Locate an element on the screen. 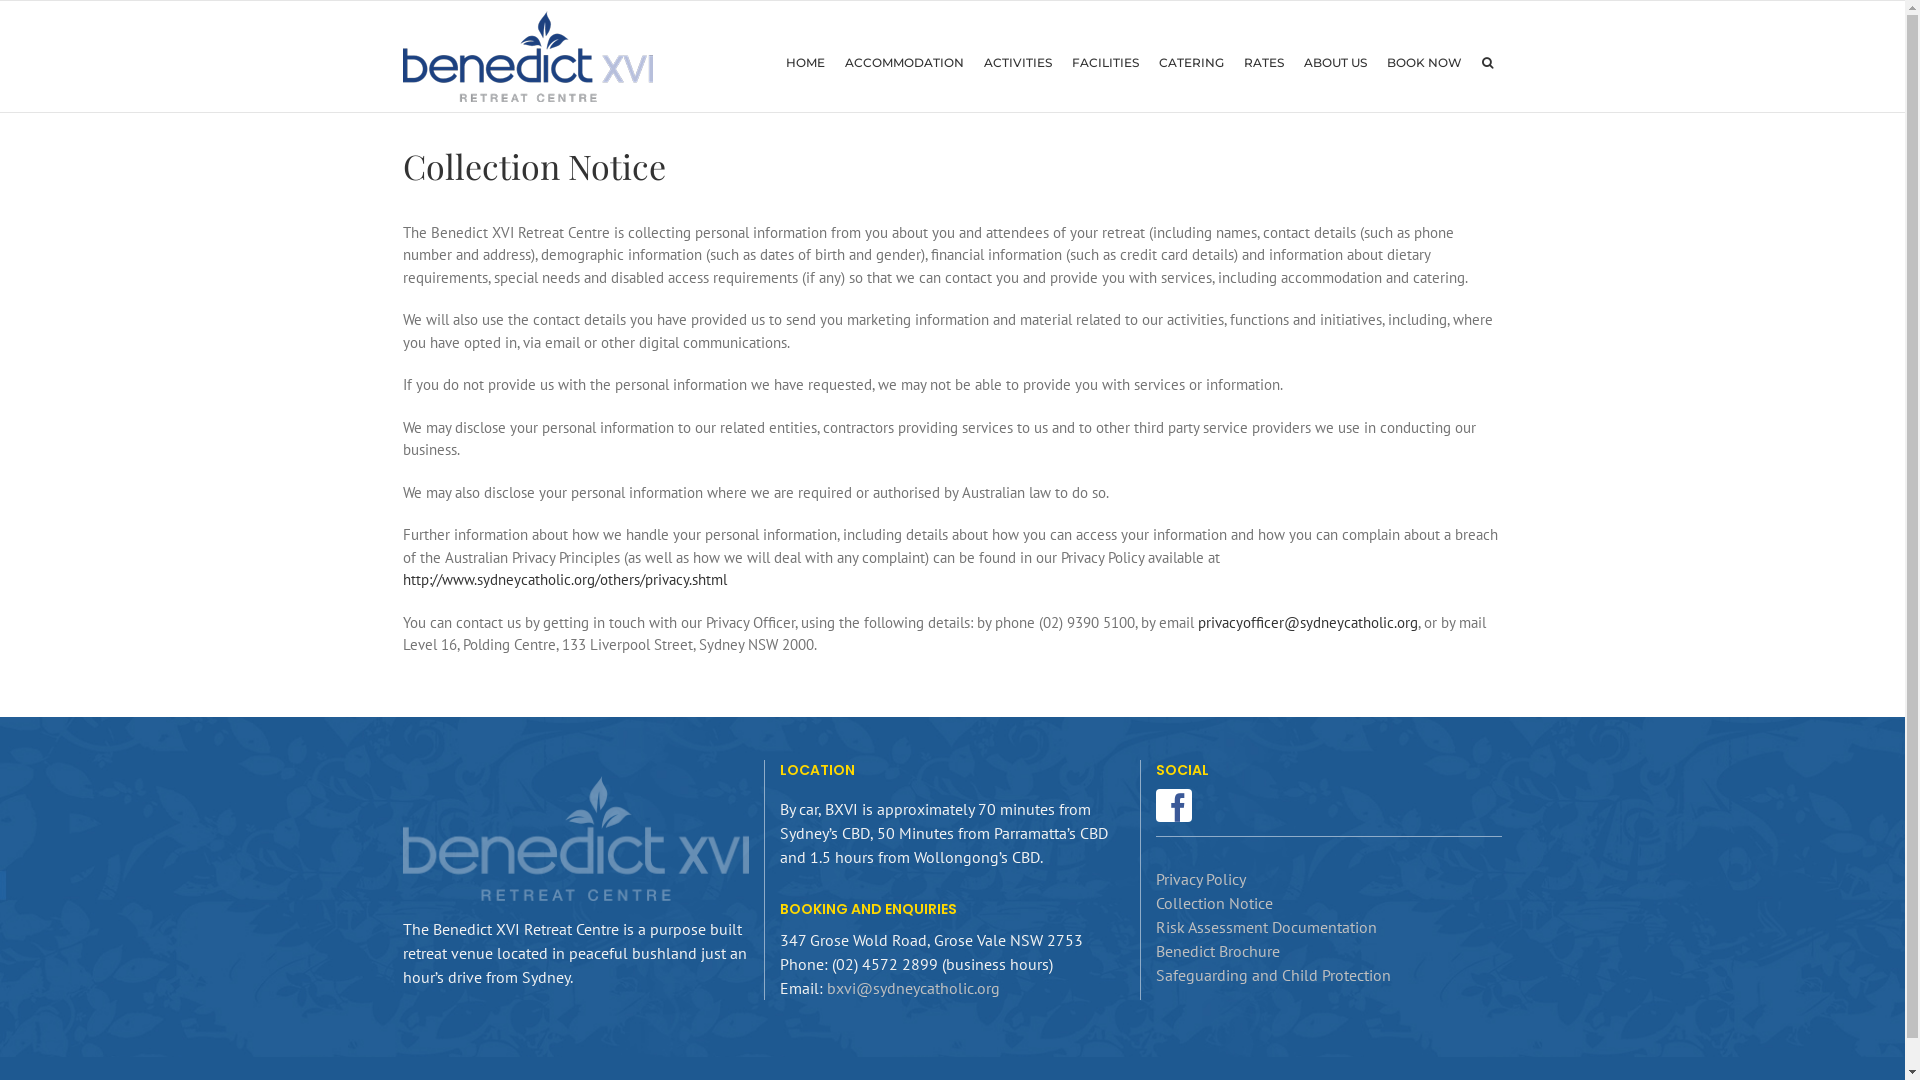 The width and height of the screenshot is (1920, 1080). 'Collection Notice' is located at coordinates (1213, 902).